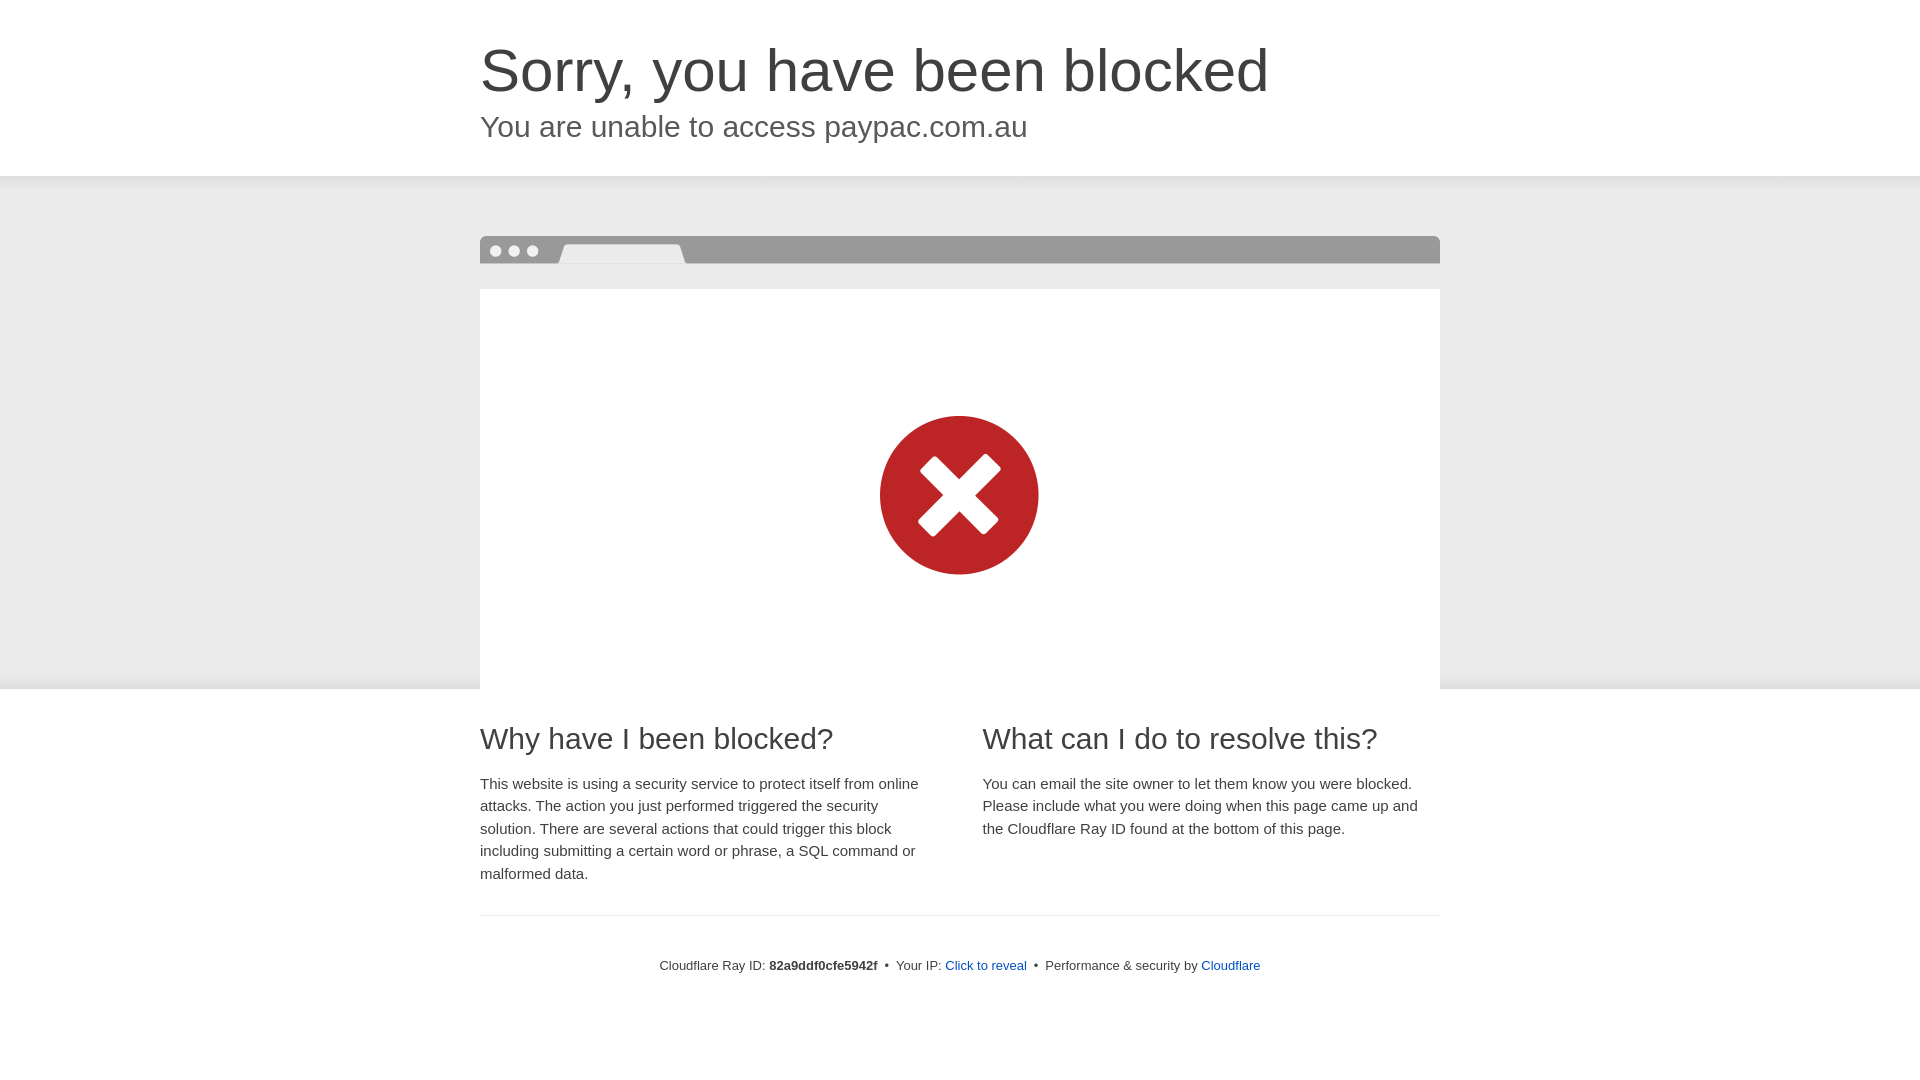 The height and width of the screenshot is (1080, 1920). I want to click on 'Cloudflare', so click(1229, 964).